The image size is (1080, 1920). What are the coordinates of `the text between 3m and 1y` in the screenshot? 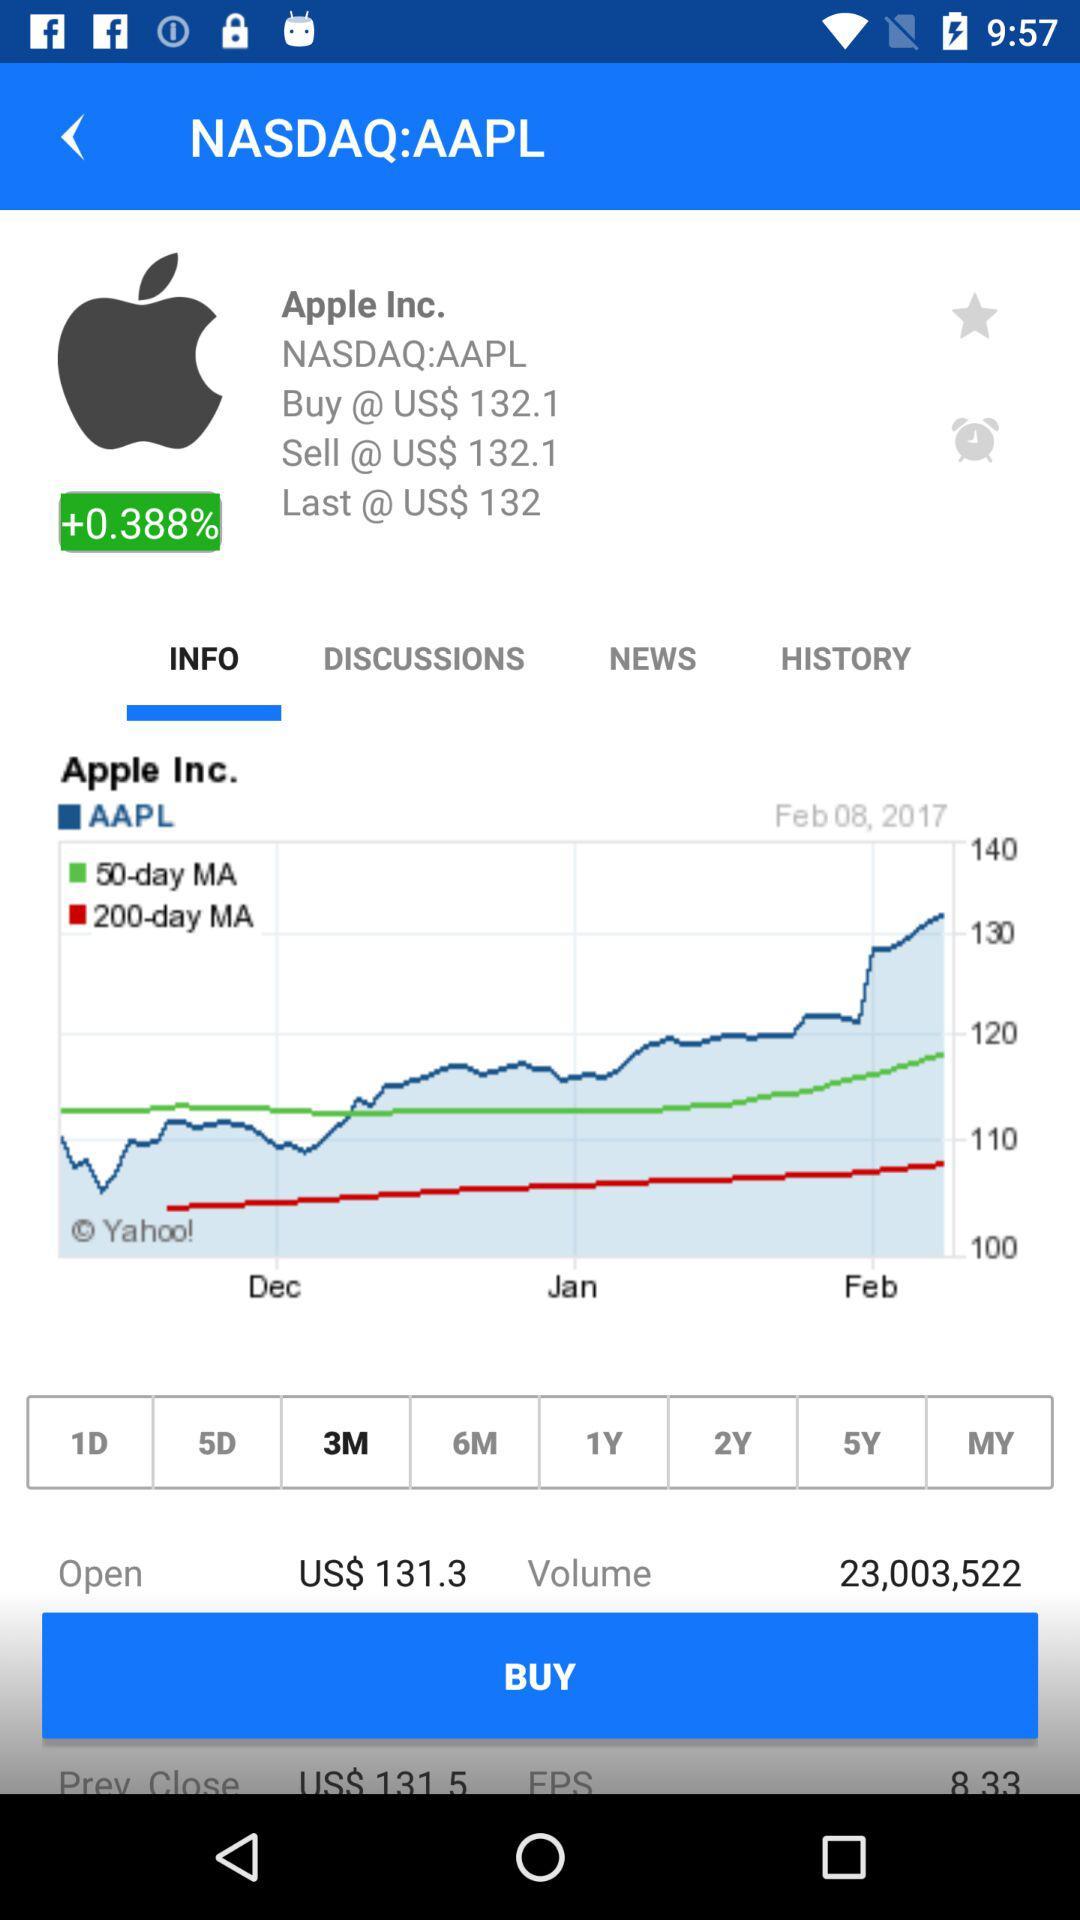 It's located at (474, 1442).